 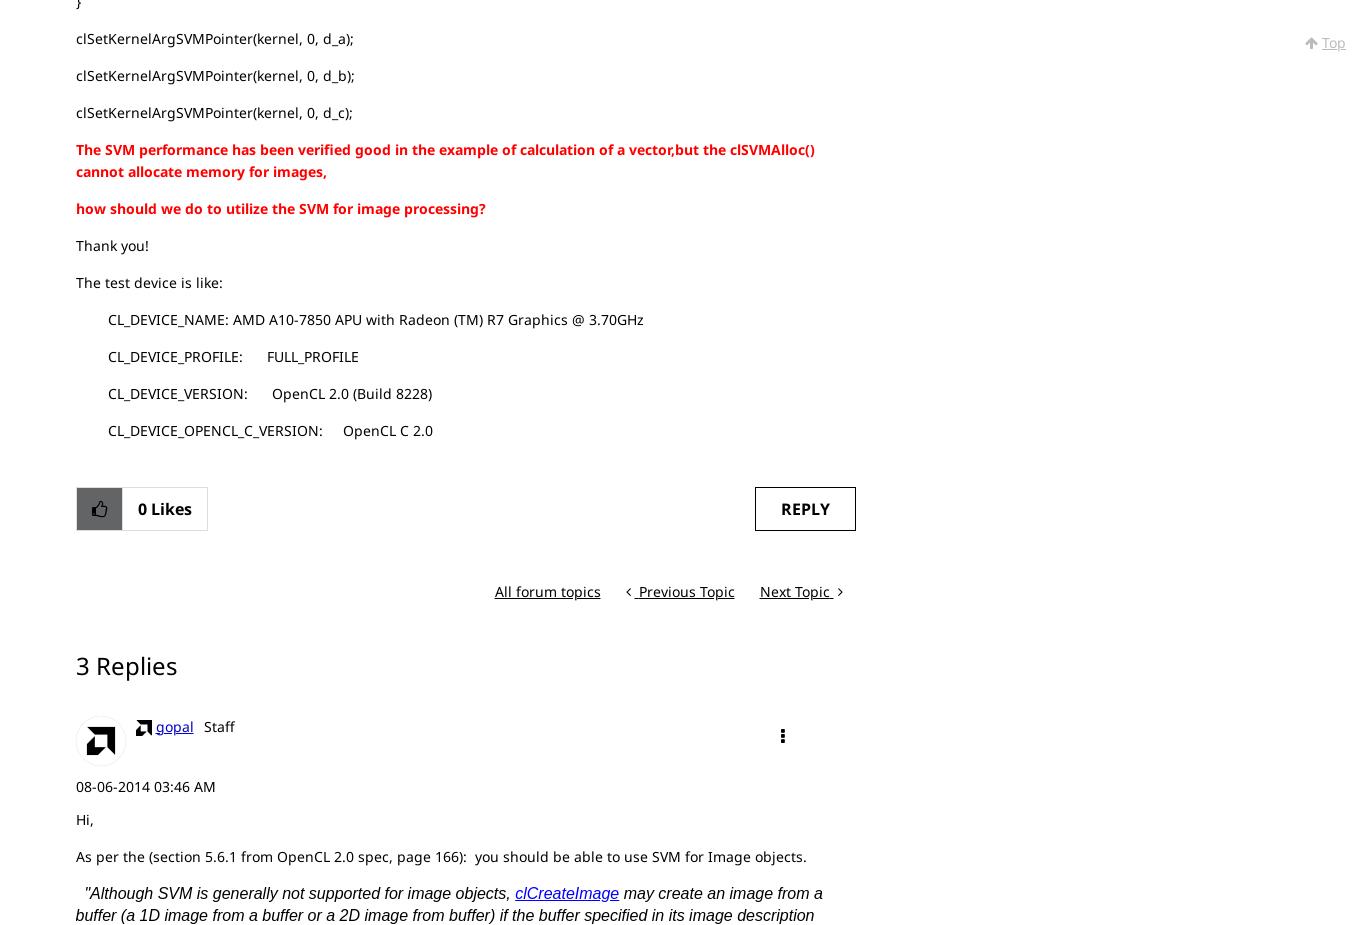 What do you see at coordinates (111, 243) in the screenshot?
I see `'Thank you!'` at bounding box center [111, 243].